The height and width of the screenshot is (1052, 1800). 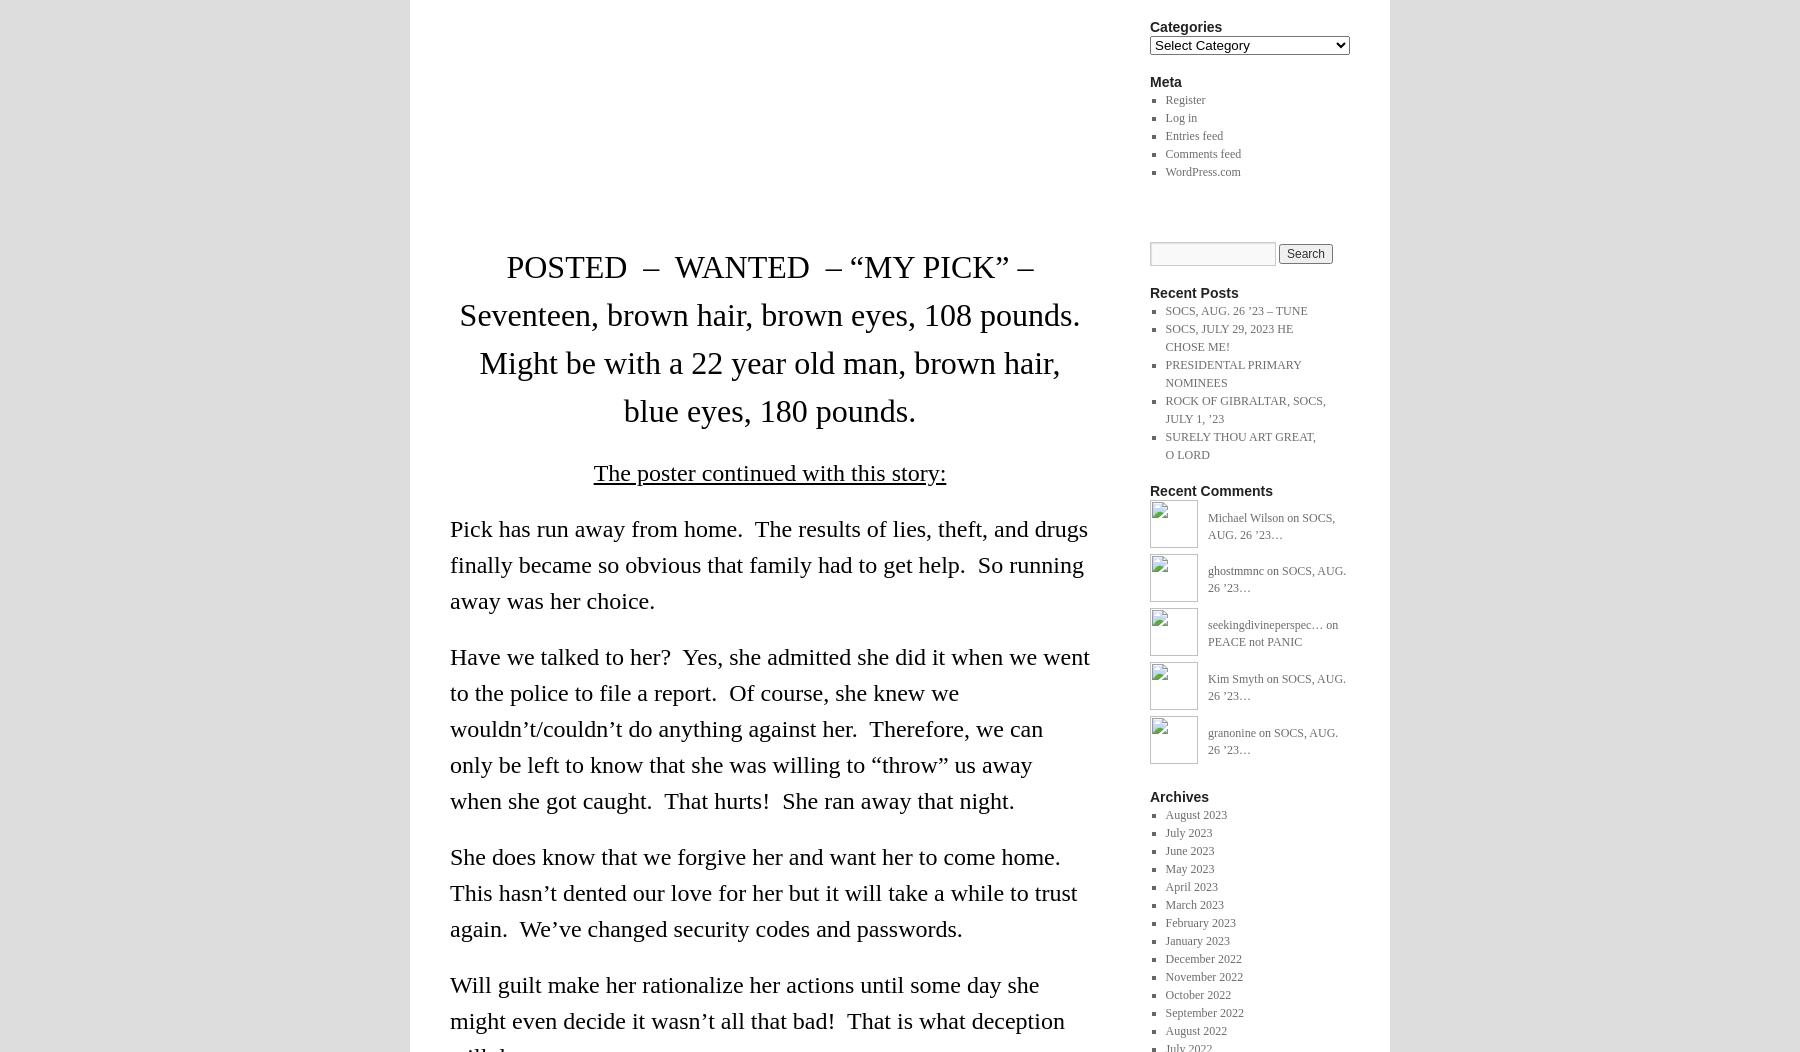 What do you see at coordinates (1228, 335) in the screenshot?
I see `'SOCS, JULY 29, 2023  HE CHOSE ME!'` at bounding box center [1228, 335].